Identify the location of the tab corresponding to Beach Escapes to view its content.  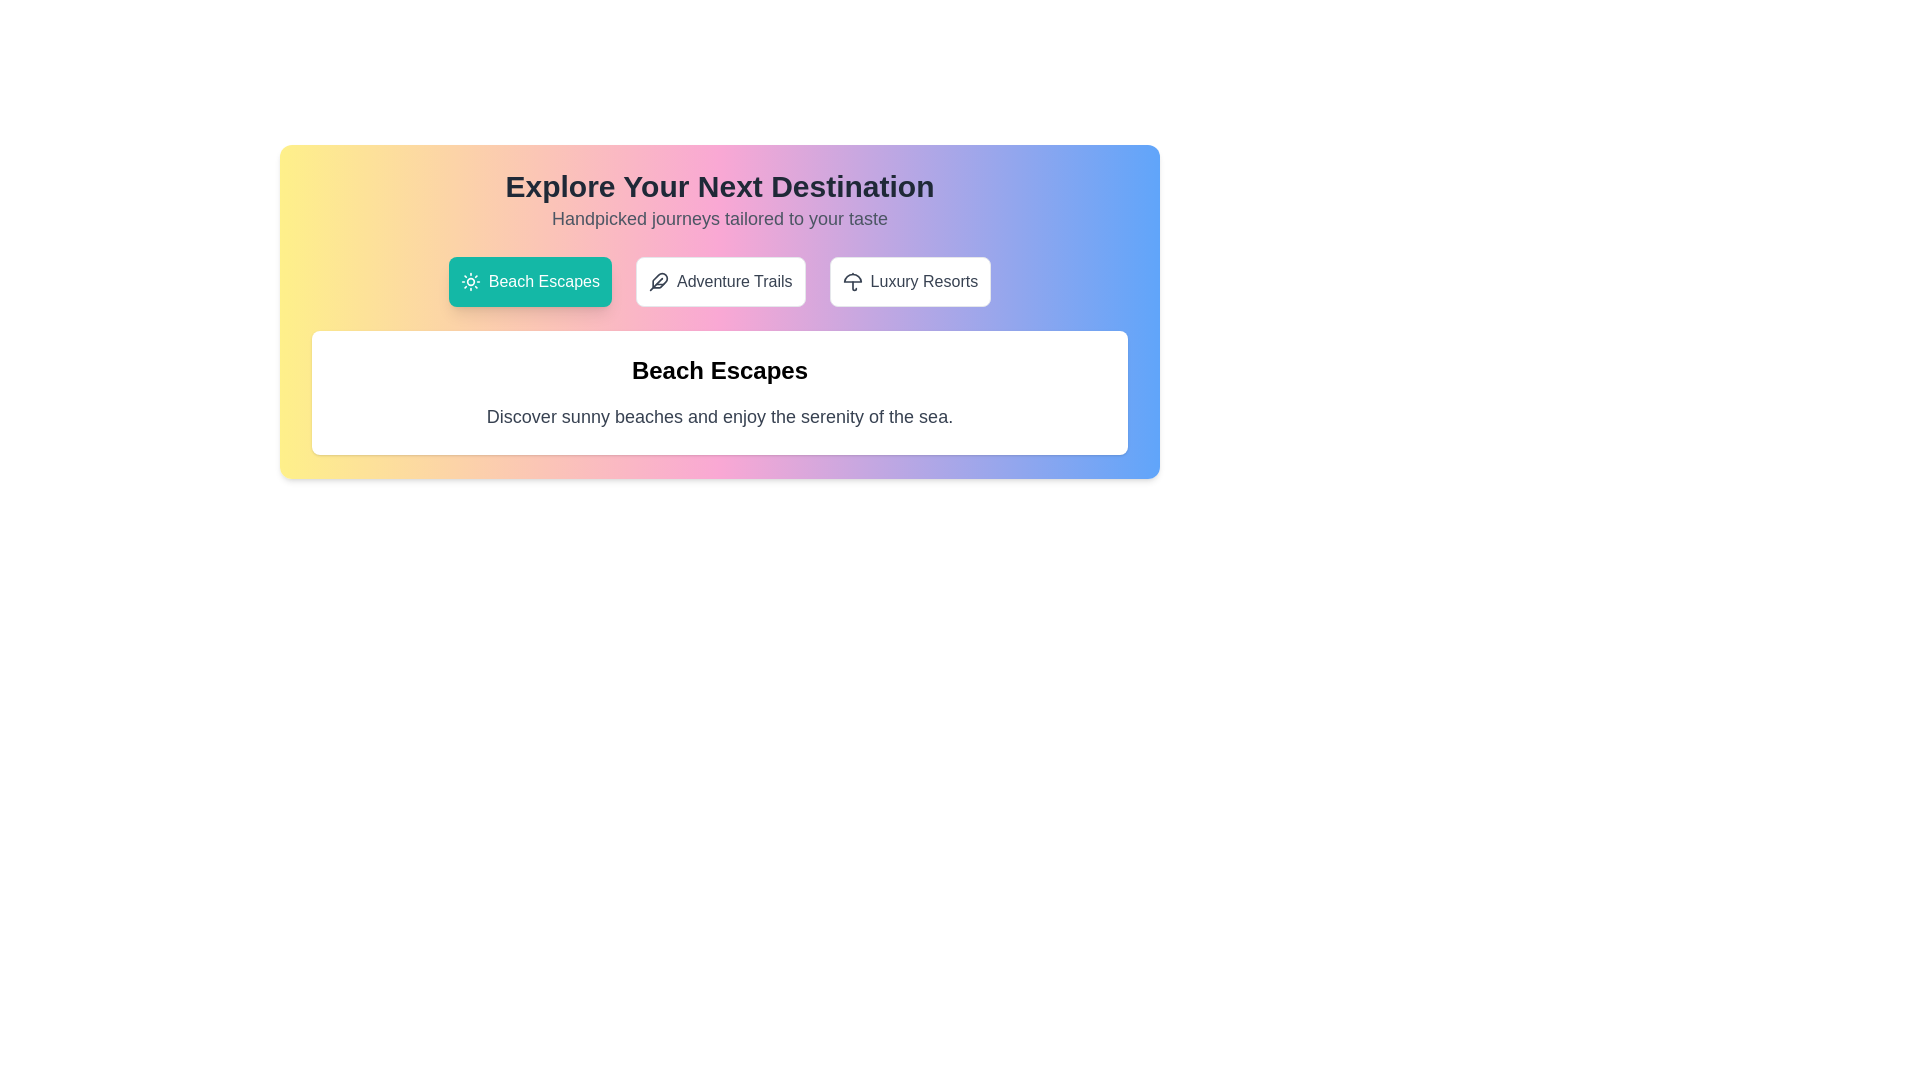
(529, 281).